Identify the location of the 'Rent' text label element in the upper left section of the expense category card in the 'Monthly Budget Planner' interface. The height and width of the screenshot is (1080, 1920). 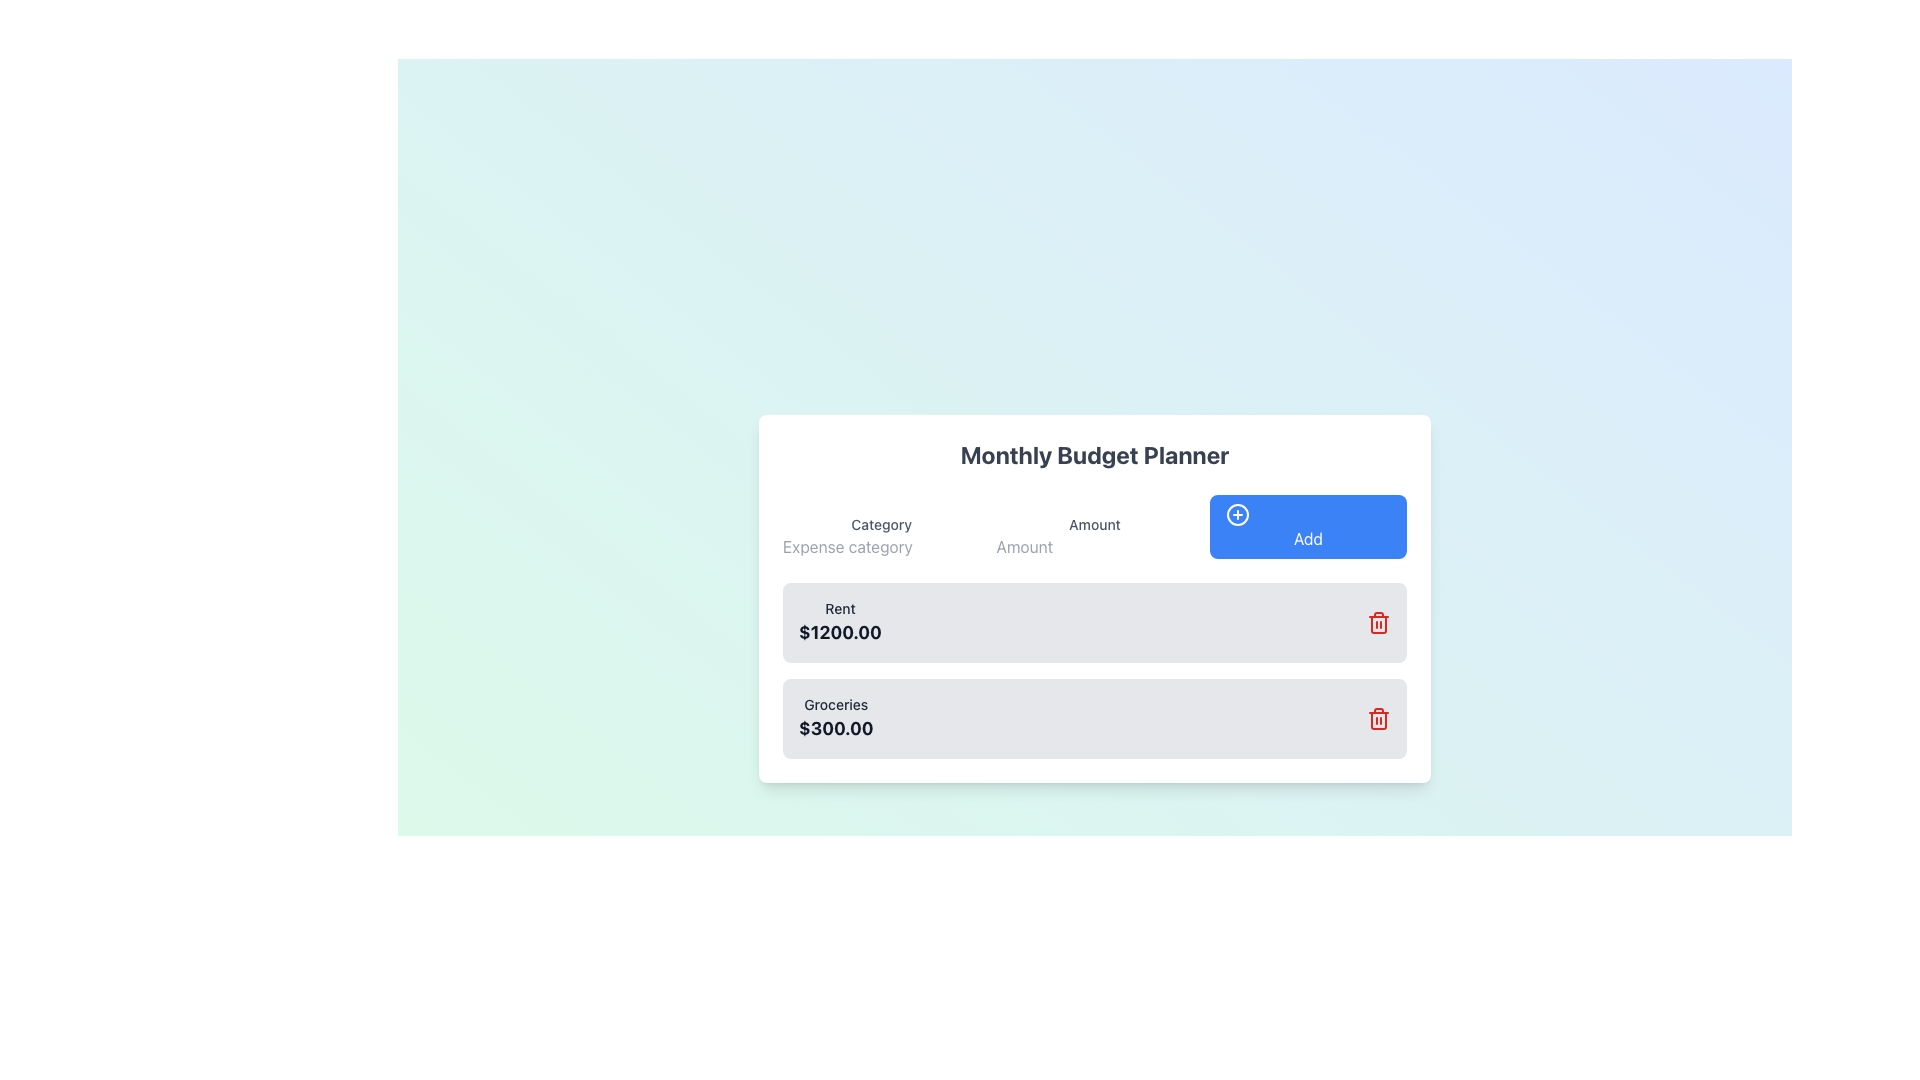
(840, 608).